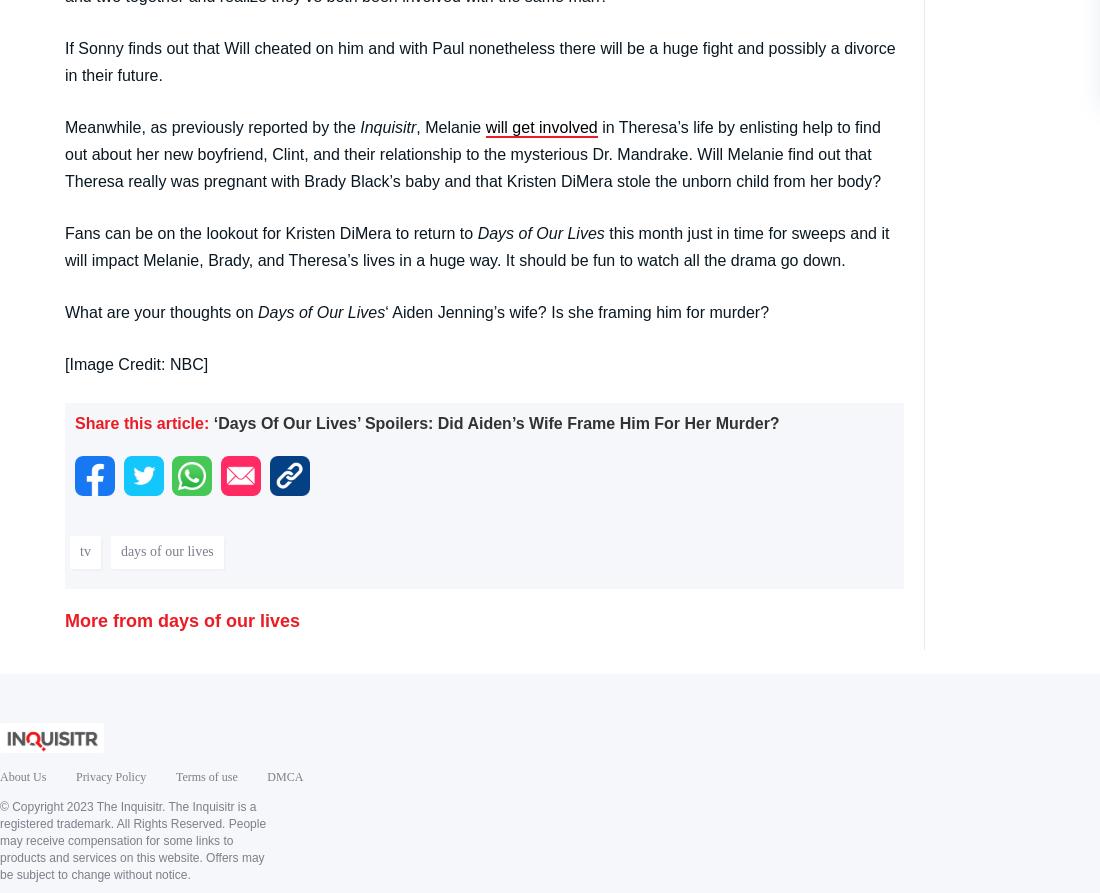 The width and height of the screenshot is (1100, 893). I want to click on 'this month just in time for sweeps and it will impact Melanie, Brady, and Theresa’s lives in a huge way. It should be fun to watch all the drama go down.', so click(64, 245).